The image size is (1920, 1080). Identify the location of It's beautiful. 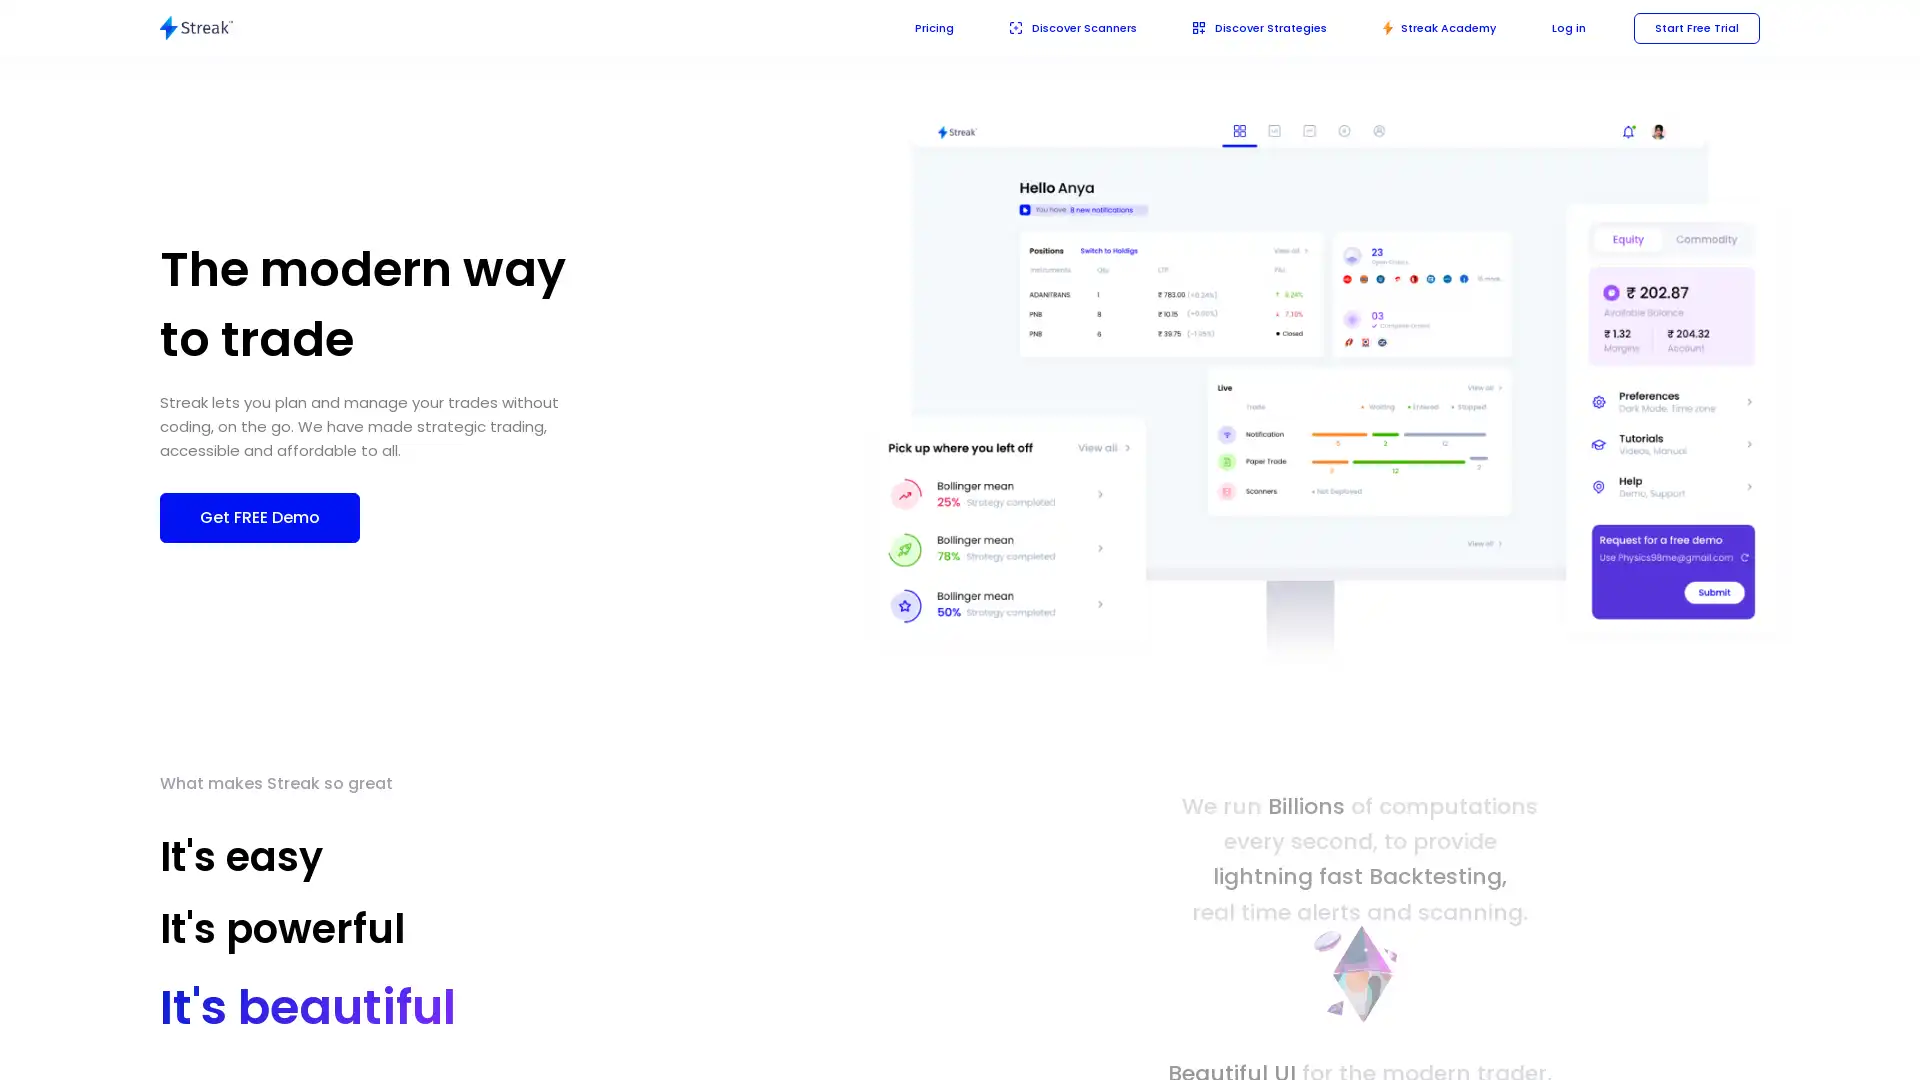
(283, 1014).